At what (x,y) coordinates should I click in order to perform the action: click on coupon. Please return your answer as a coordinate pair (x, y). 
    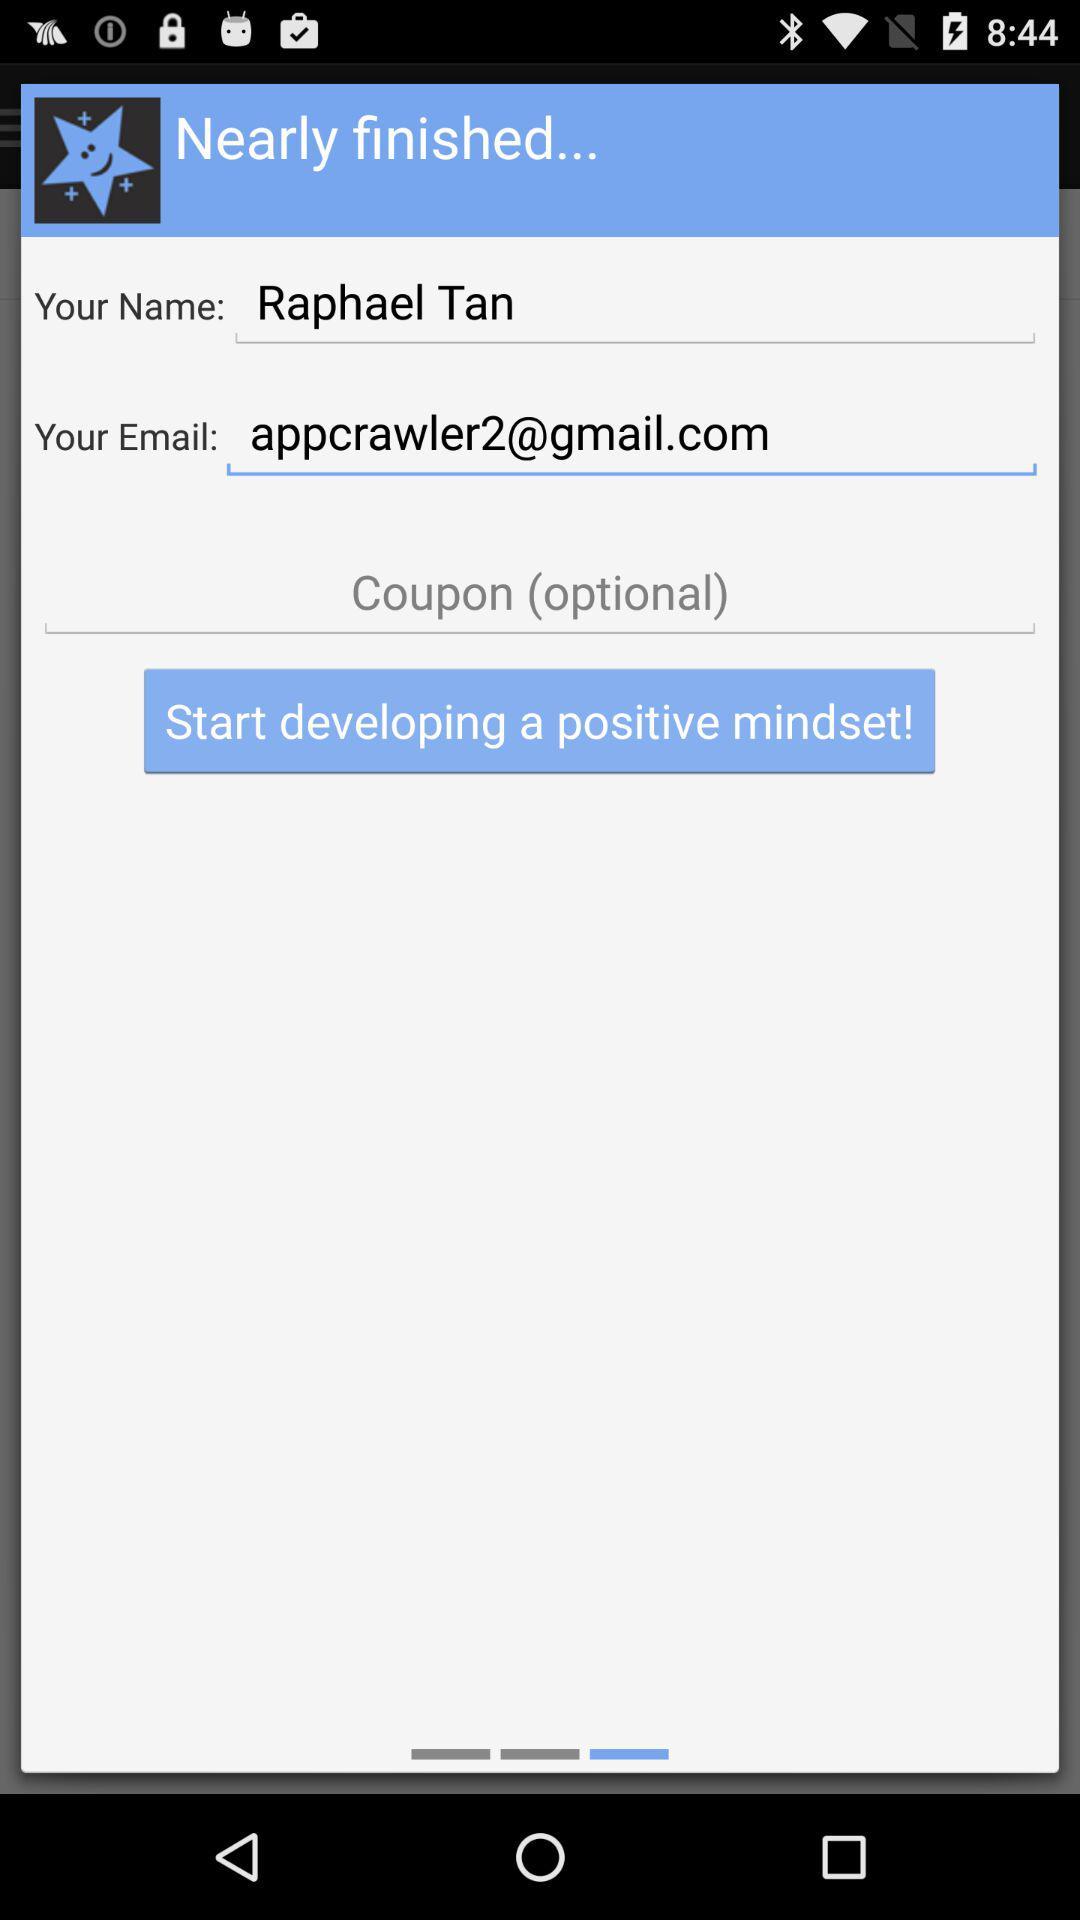
    Looking at the image, I should click on (540, 591).